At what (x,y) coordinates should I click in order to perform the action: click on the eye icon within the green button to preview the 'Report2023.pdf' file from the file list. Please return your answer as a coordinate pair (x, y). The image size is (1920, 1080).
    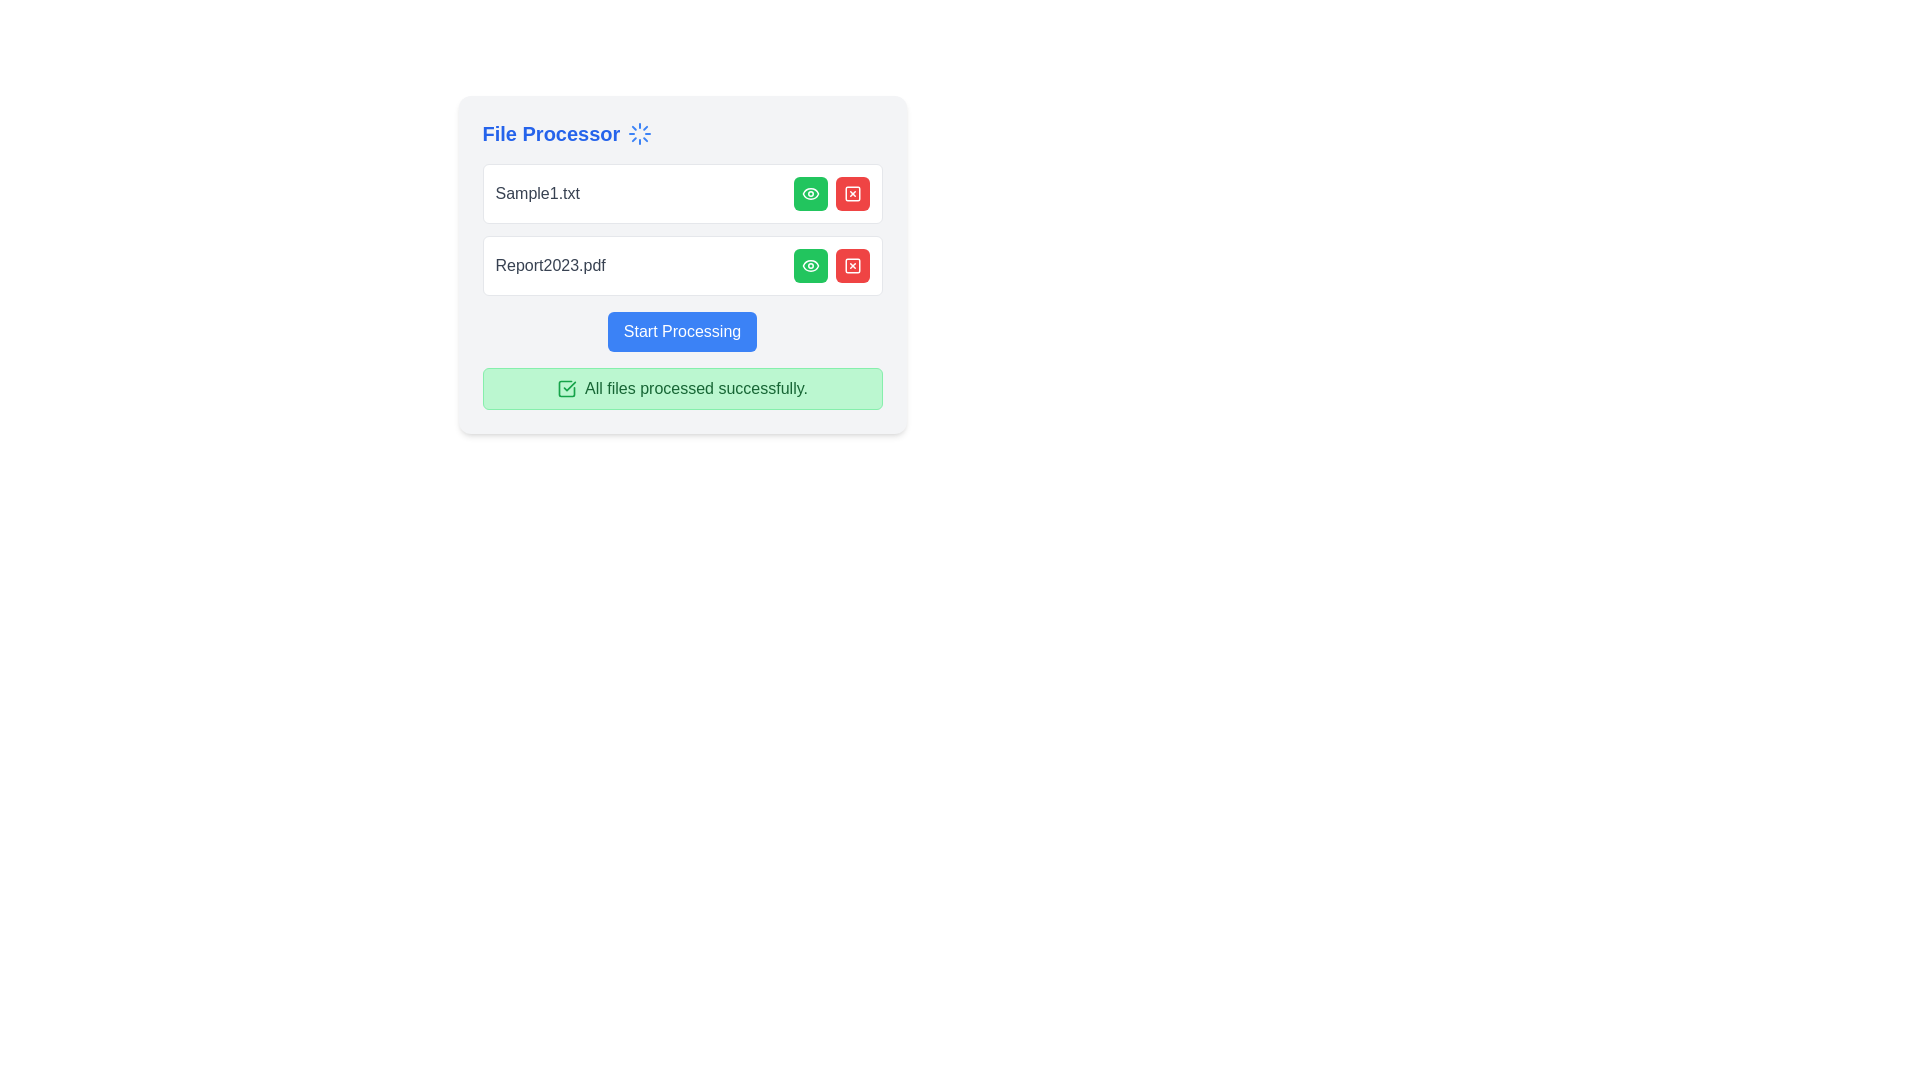
    Looking at the image, I should click on (810, 193).